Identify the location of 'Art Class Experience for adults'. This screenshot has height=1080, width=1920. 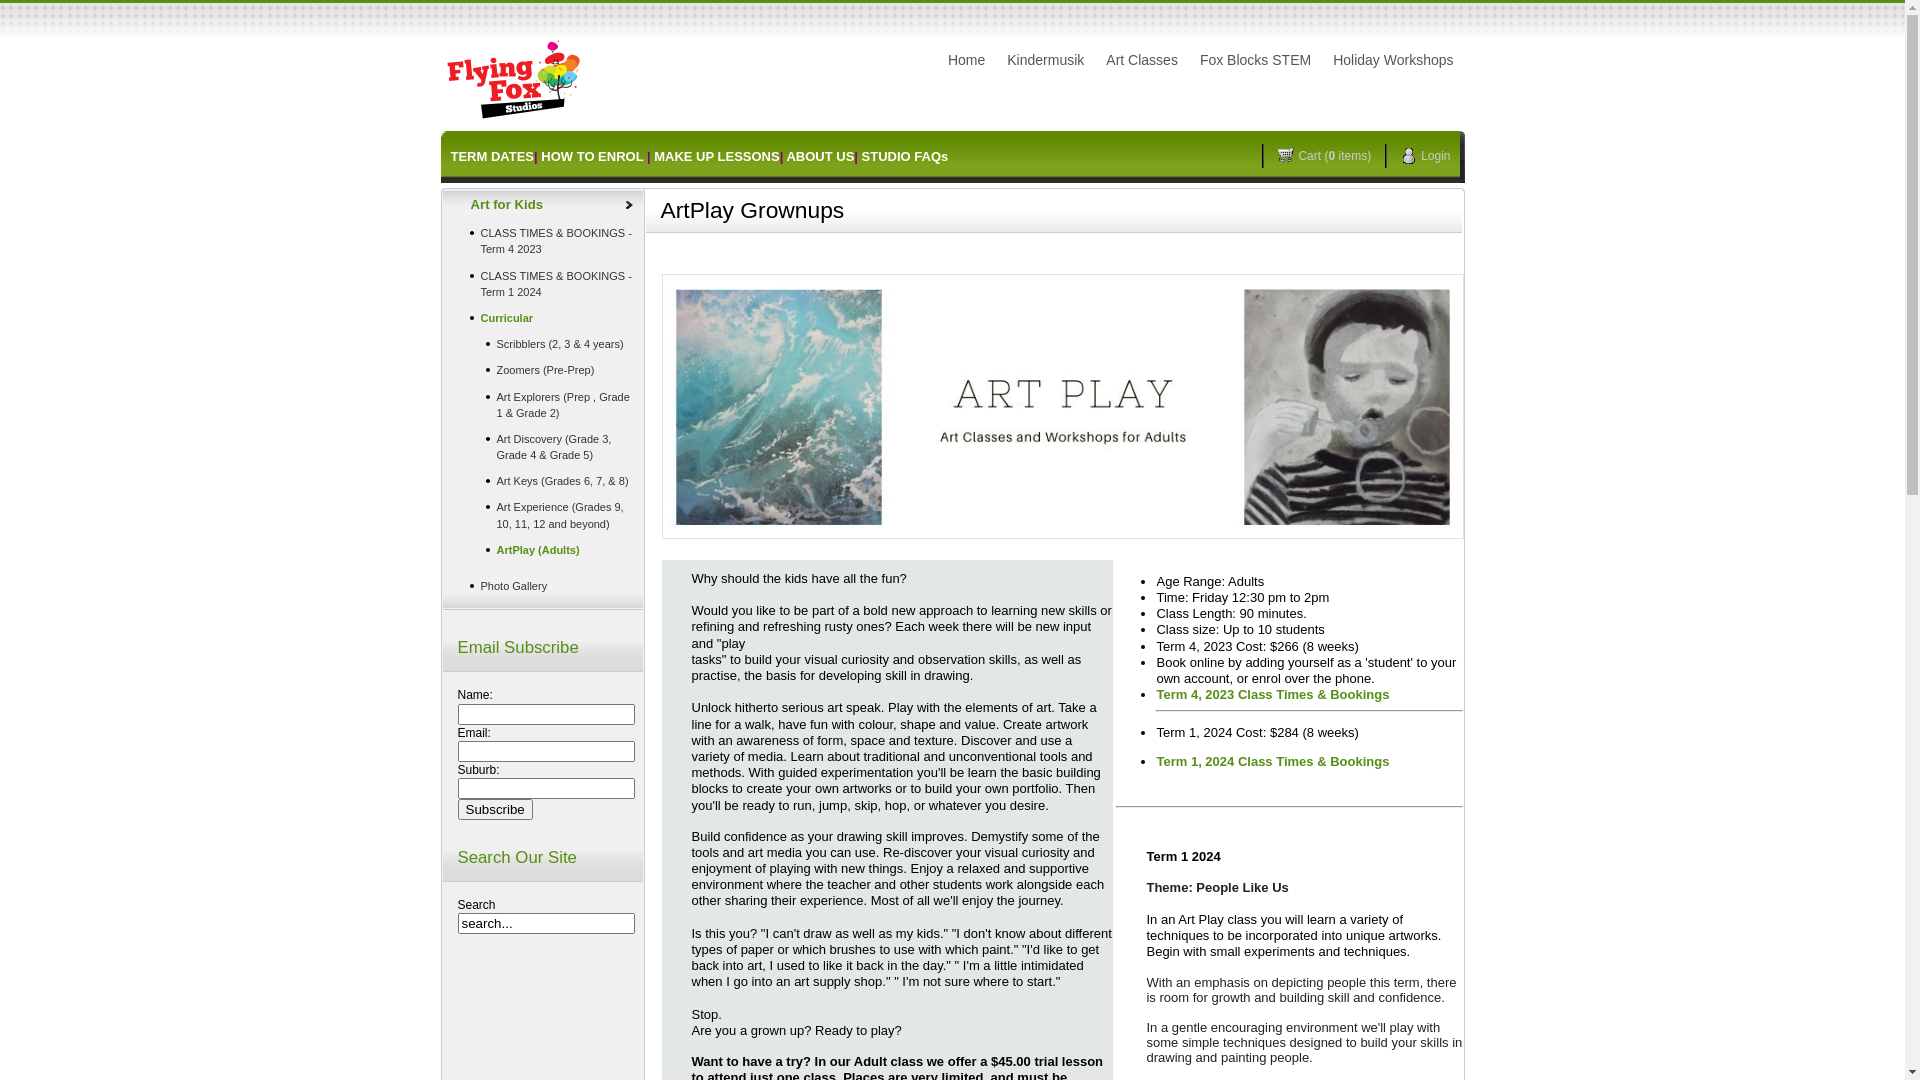
(1060, 405).